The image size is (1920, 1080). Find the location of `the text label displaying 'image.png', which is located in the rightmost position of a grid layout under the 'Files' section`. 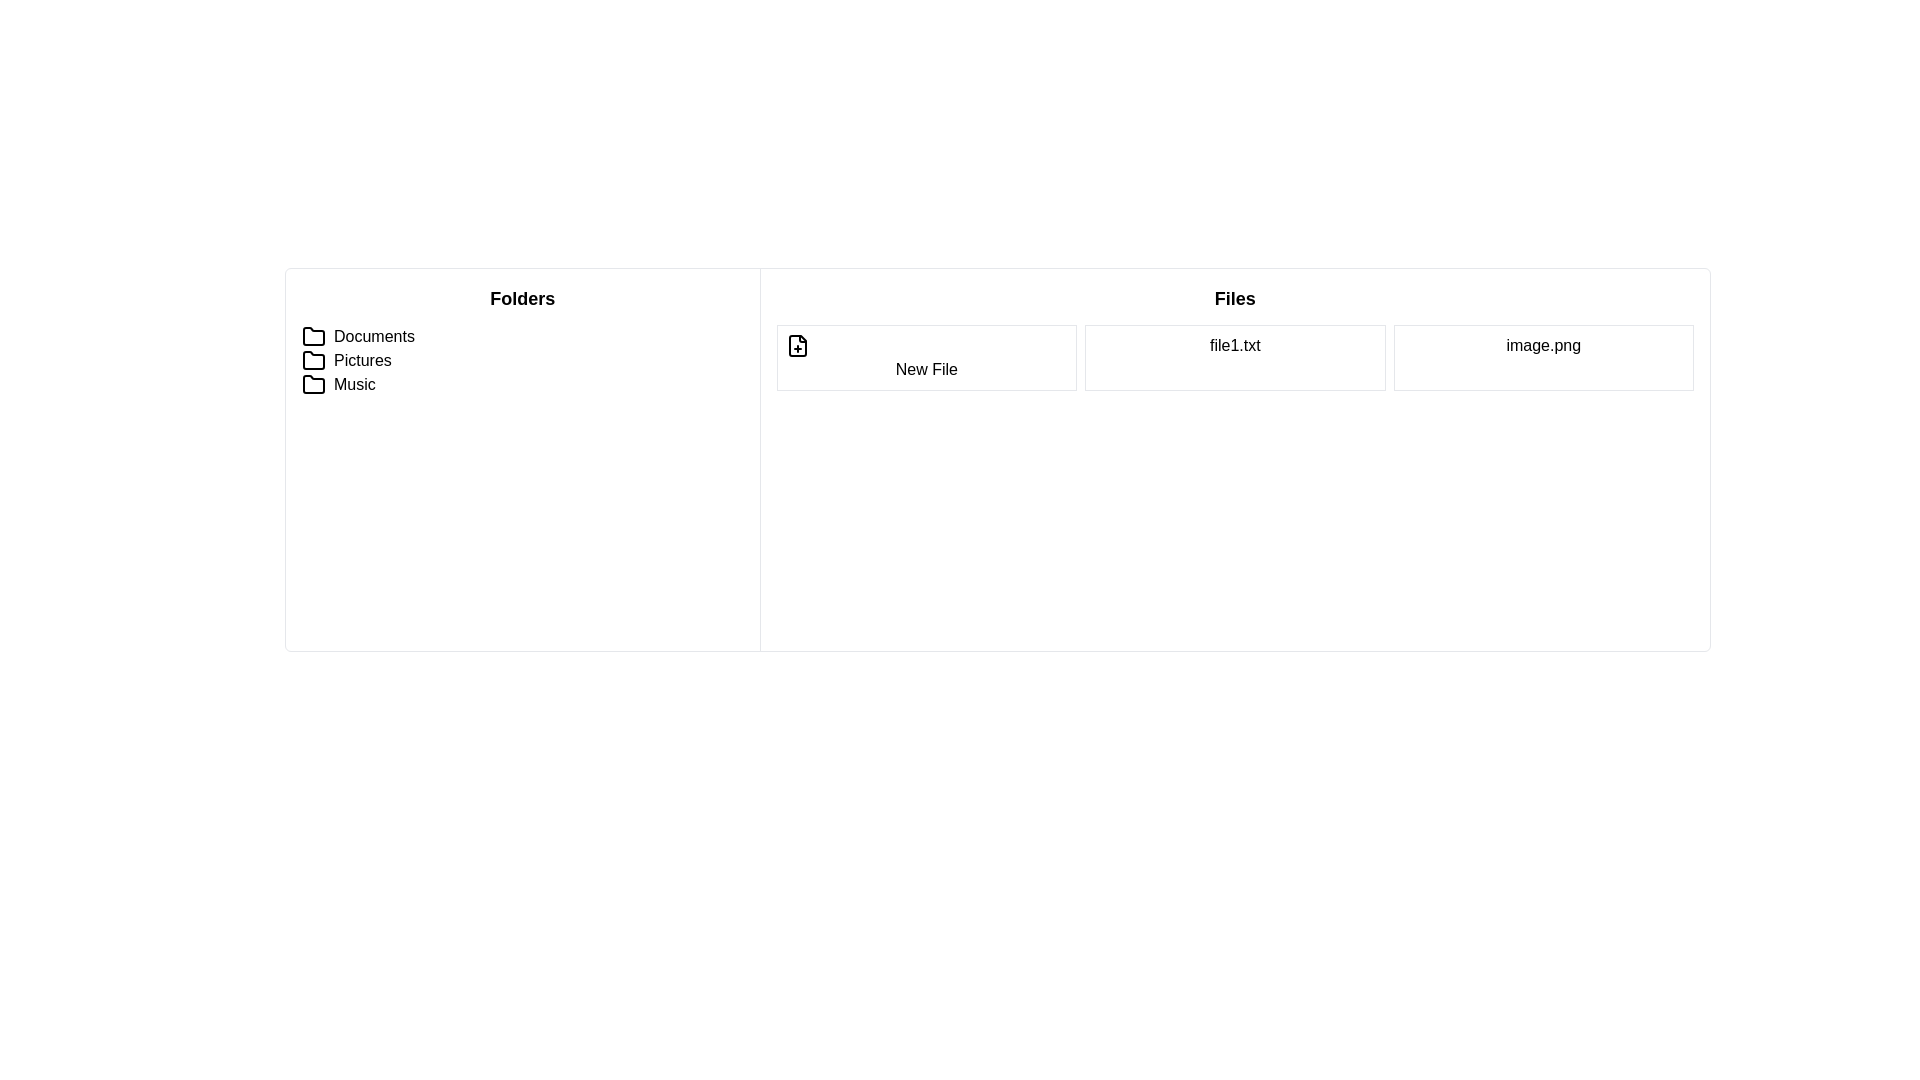

the text label displaying 'image.png', which is located in the rightmost position of a grid layout under the 'Files' section is located at coordinates (1542, 357).